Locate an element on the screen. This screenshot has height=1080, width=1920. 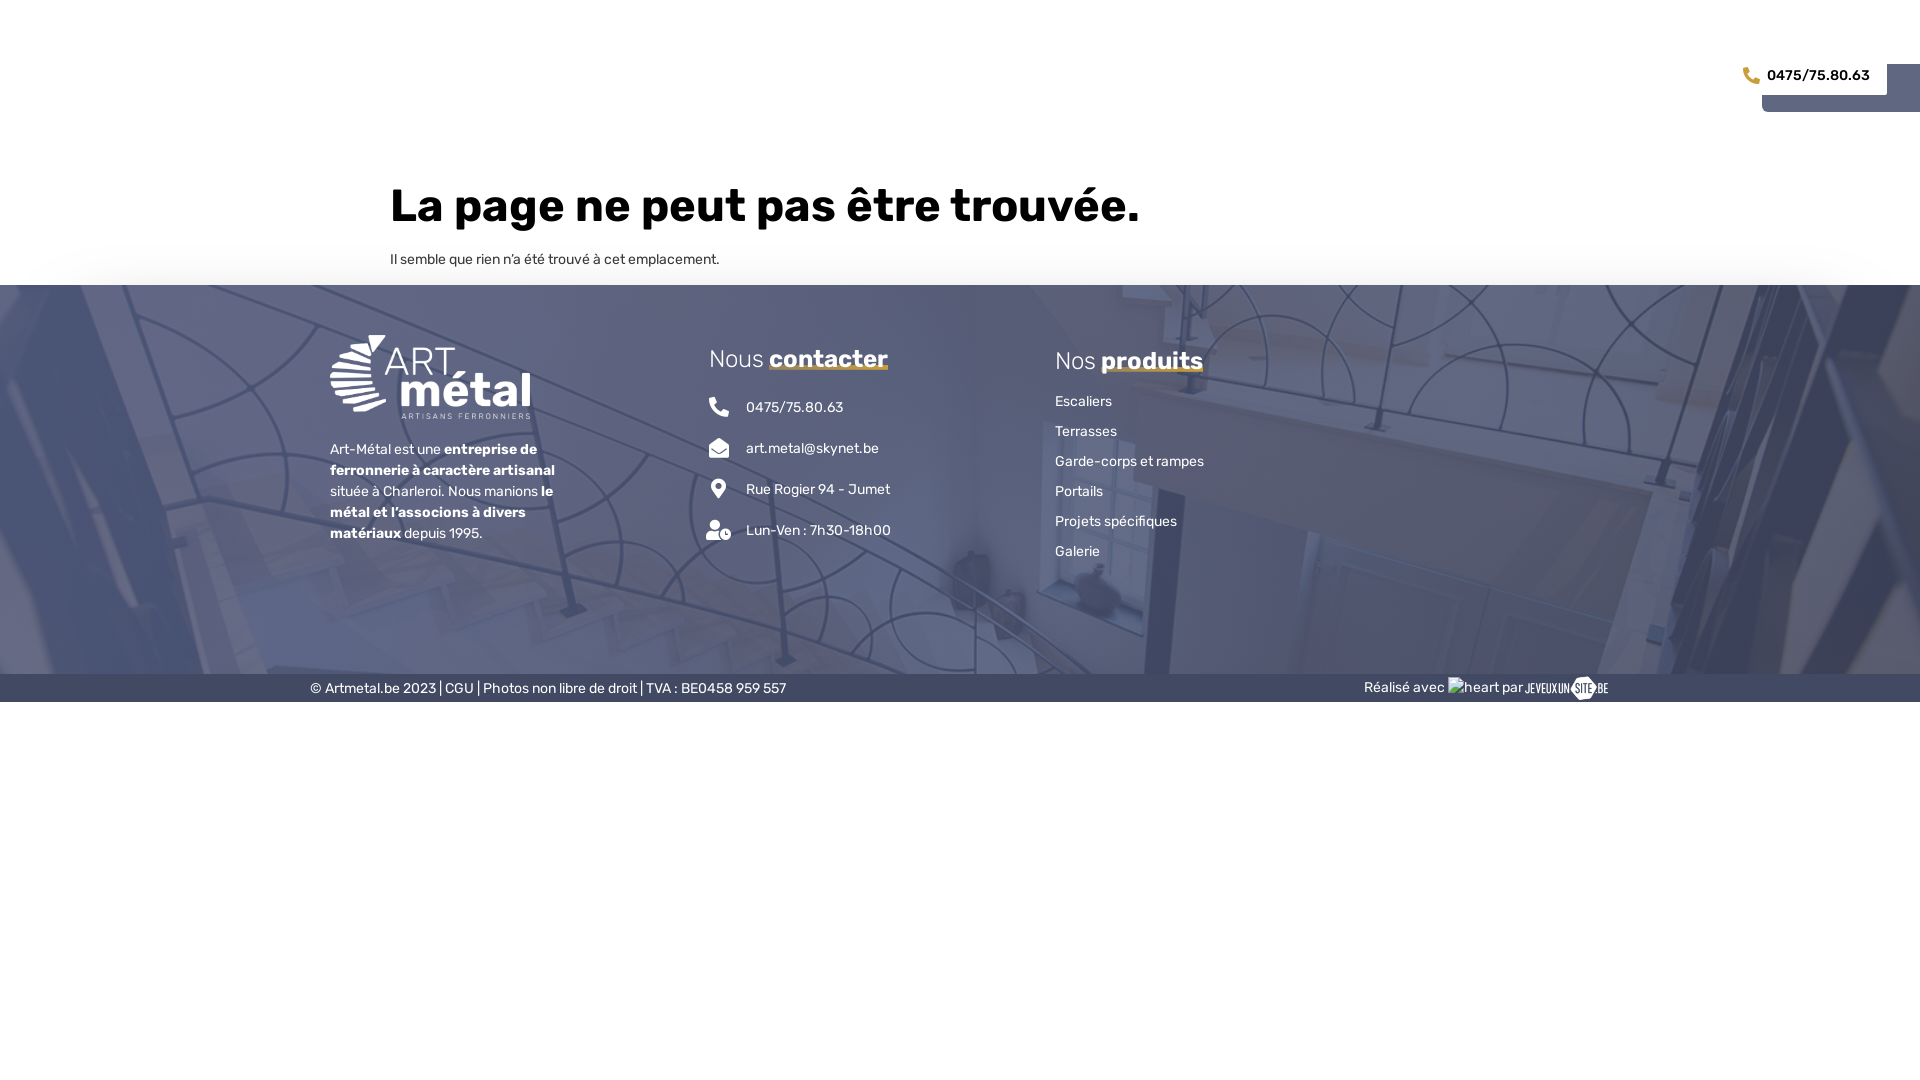
'0475/75.80.63' is located at coordinates (1805, 74).